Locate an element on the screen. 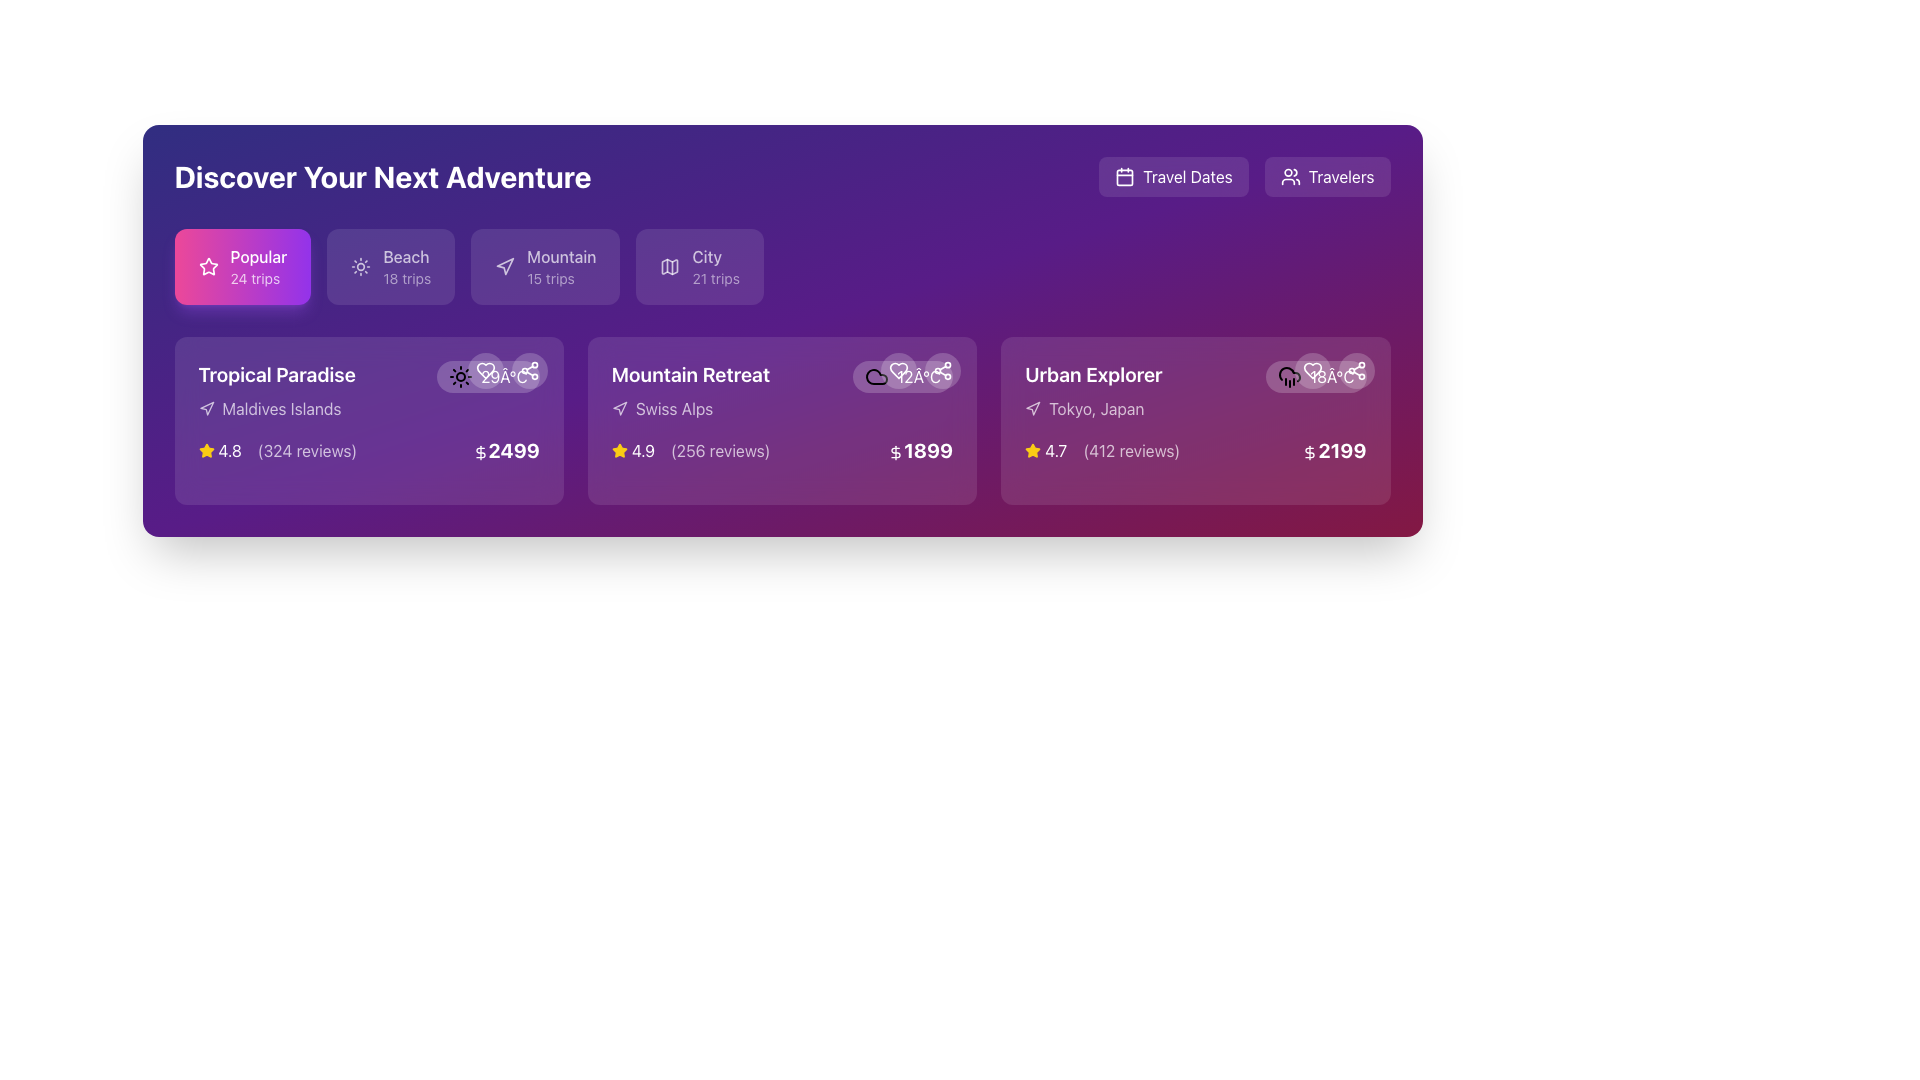  the share icon located within the circular button for sharing content related to the Tropical Paradise destination, situated between the heart icon and the sun icon at the top-right corner of the card is located at coordinates (529, 370).